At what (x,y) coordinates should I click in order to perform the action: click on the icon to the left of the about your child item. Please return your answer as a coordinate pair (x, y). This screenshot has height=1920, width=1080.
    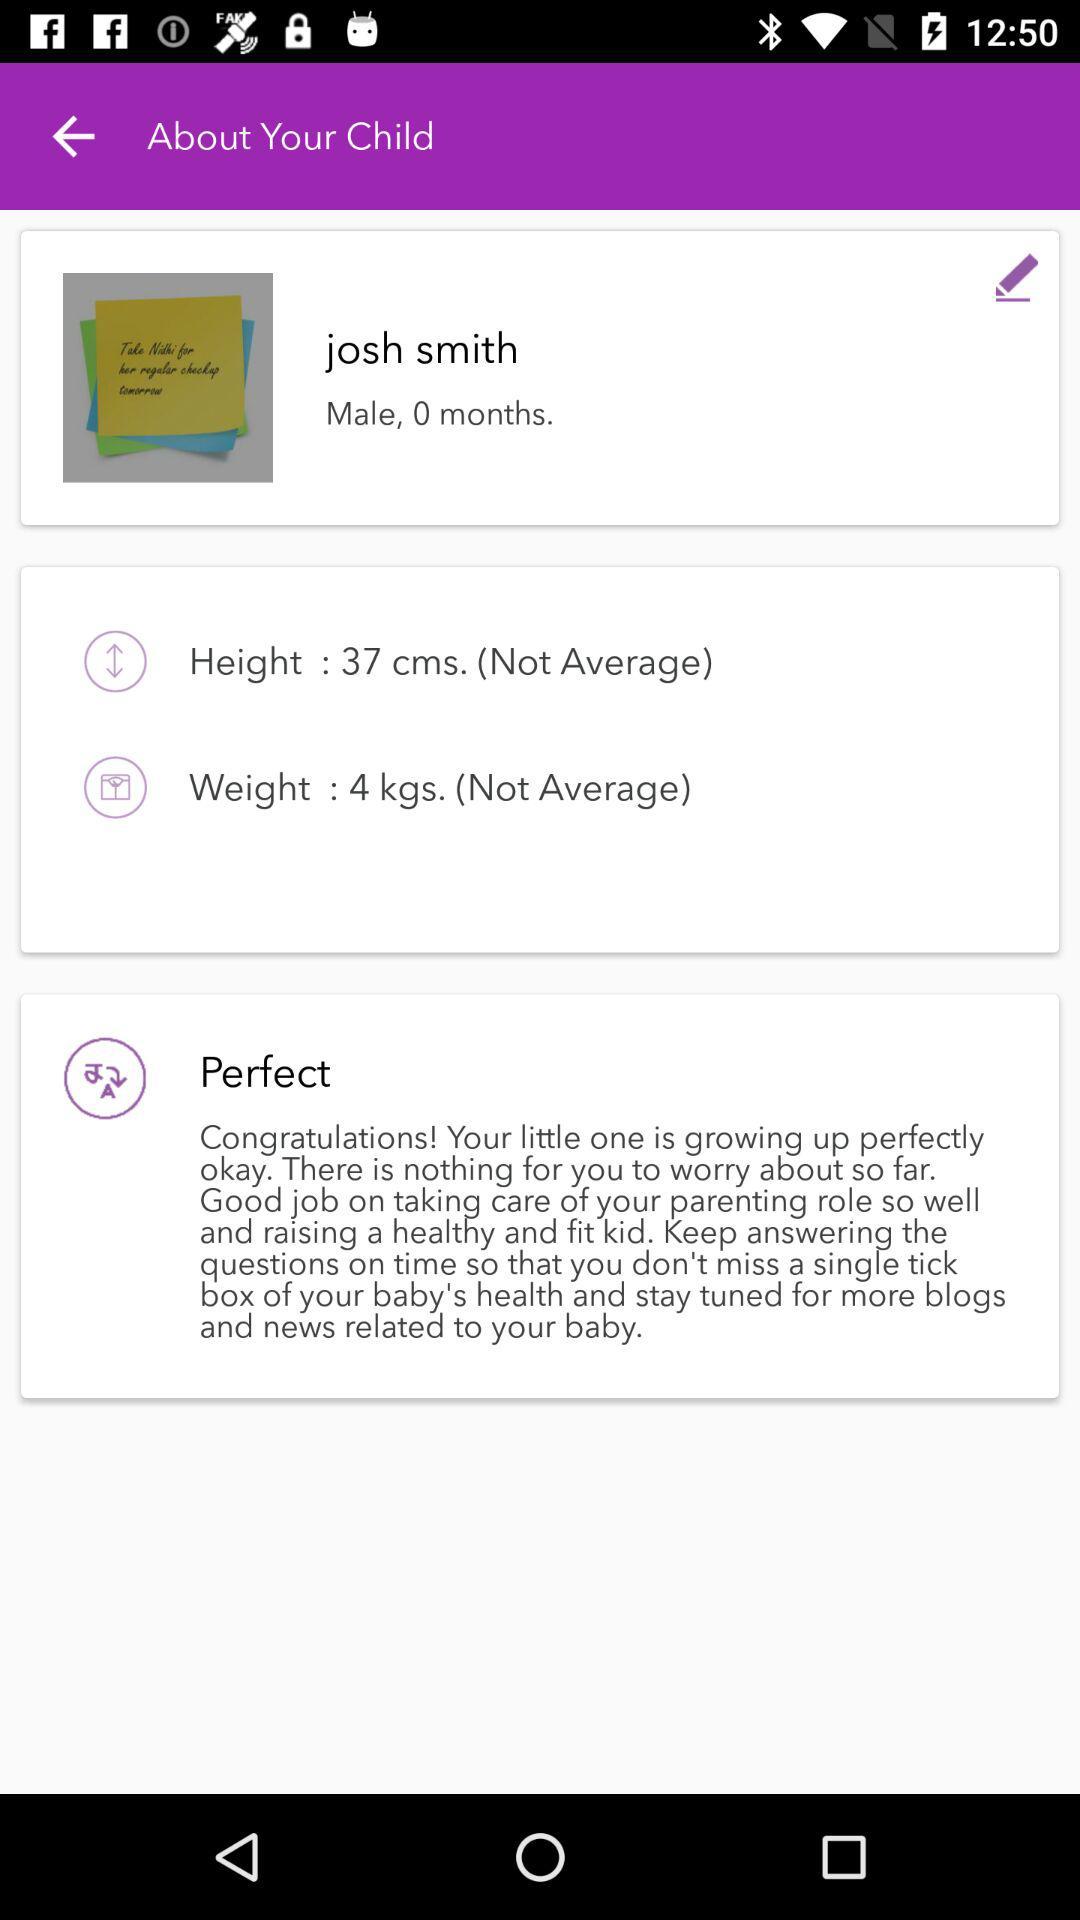
    Looking at the image, I should click on (72, 135).